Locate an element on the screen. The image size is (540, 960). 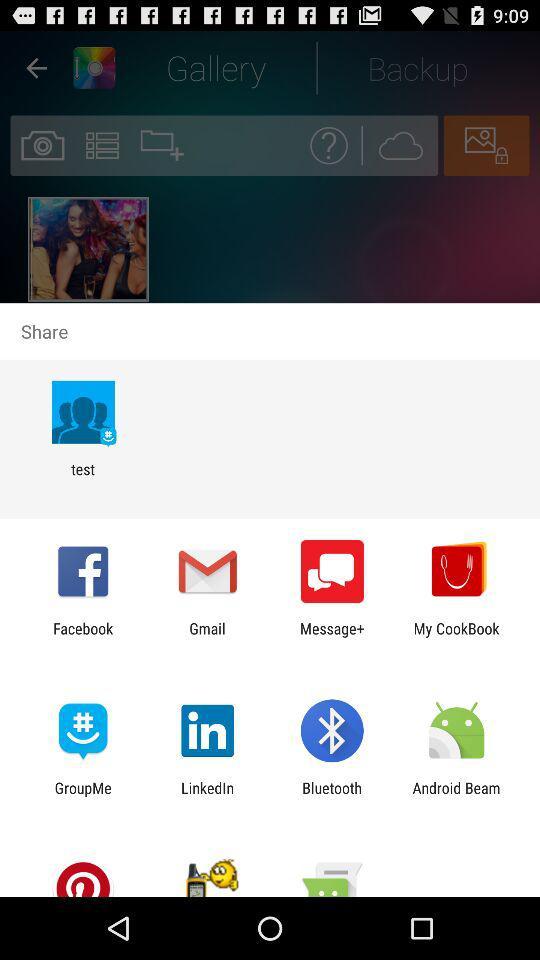
item to the left of my cookbook icon is located at coordinates (332, 636).